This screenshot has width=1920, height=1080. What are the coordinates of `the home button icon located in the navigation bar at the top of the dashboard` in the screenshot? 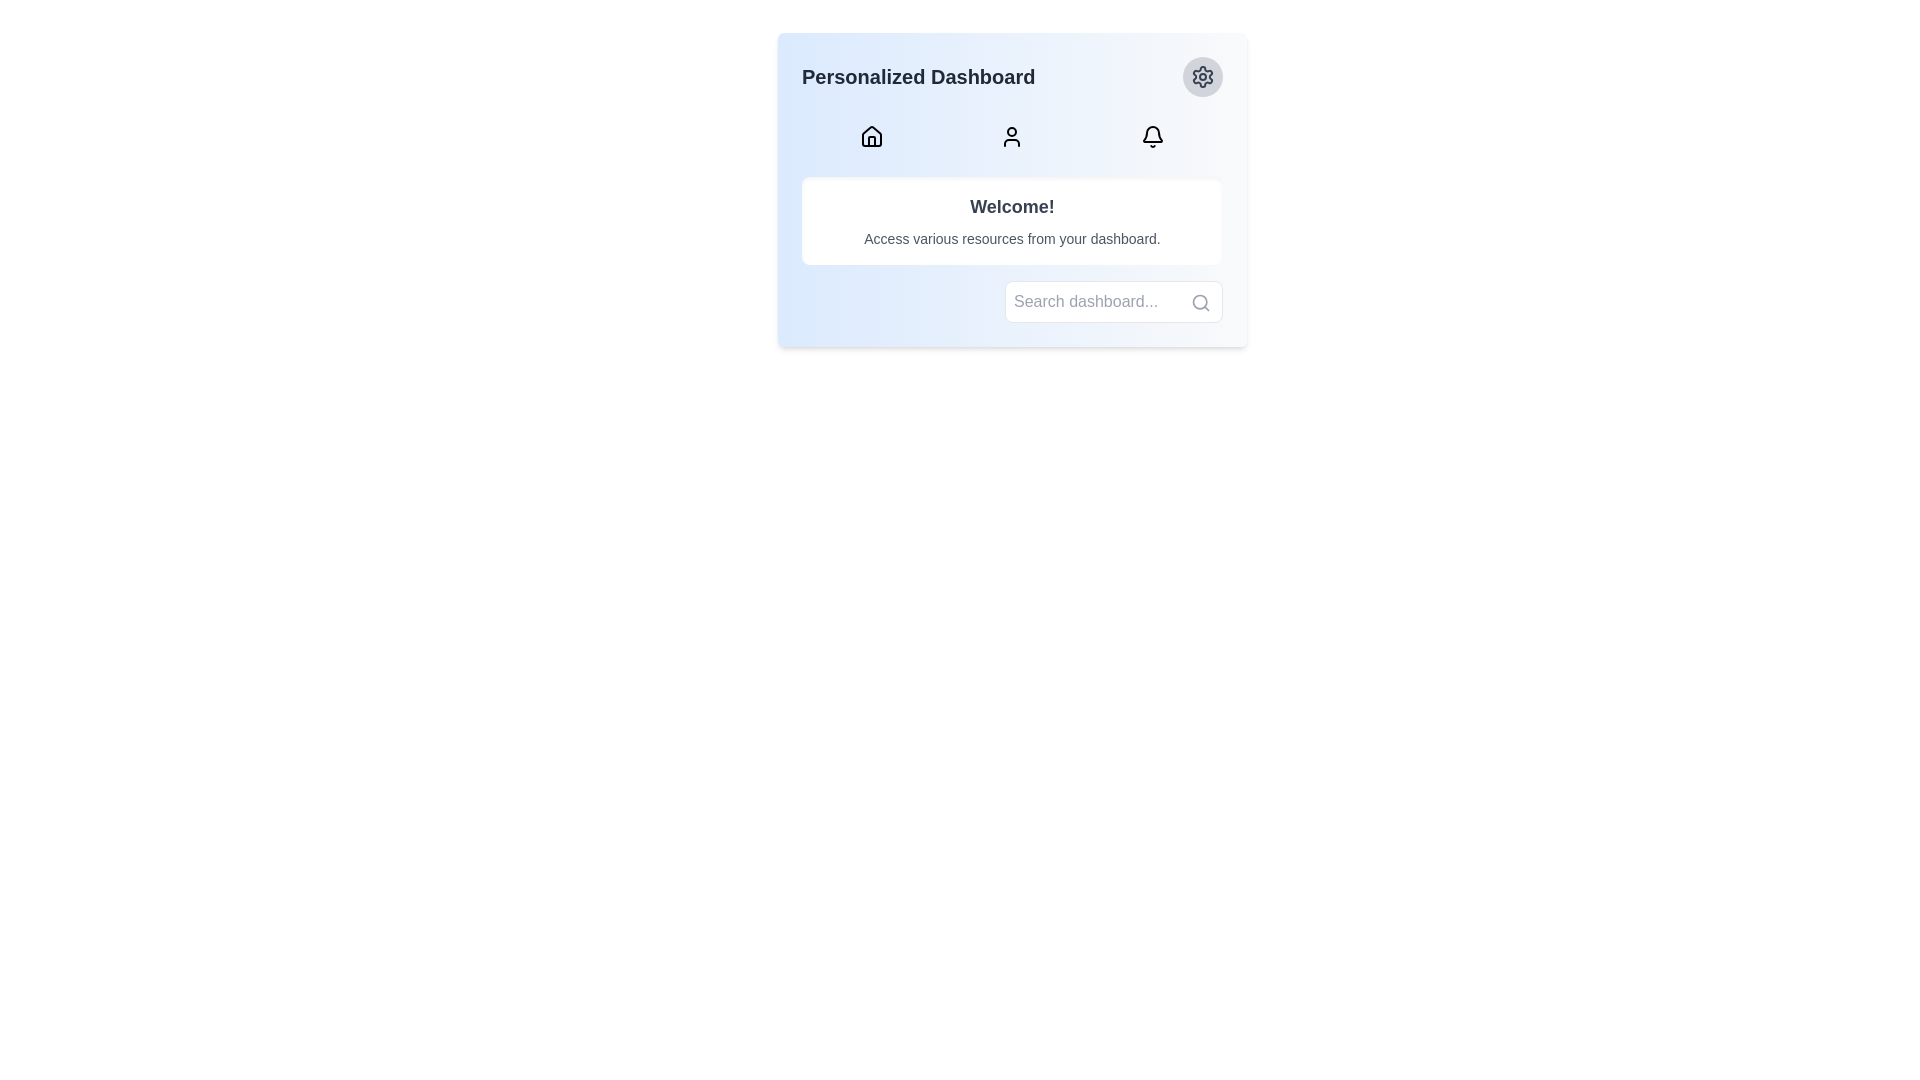 It's located at (872, 135).